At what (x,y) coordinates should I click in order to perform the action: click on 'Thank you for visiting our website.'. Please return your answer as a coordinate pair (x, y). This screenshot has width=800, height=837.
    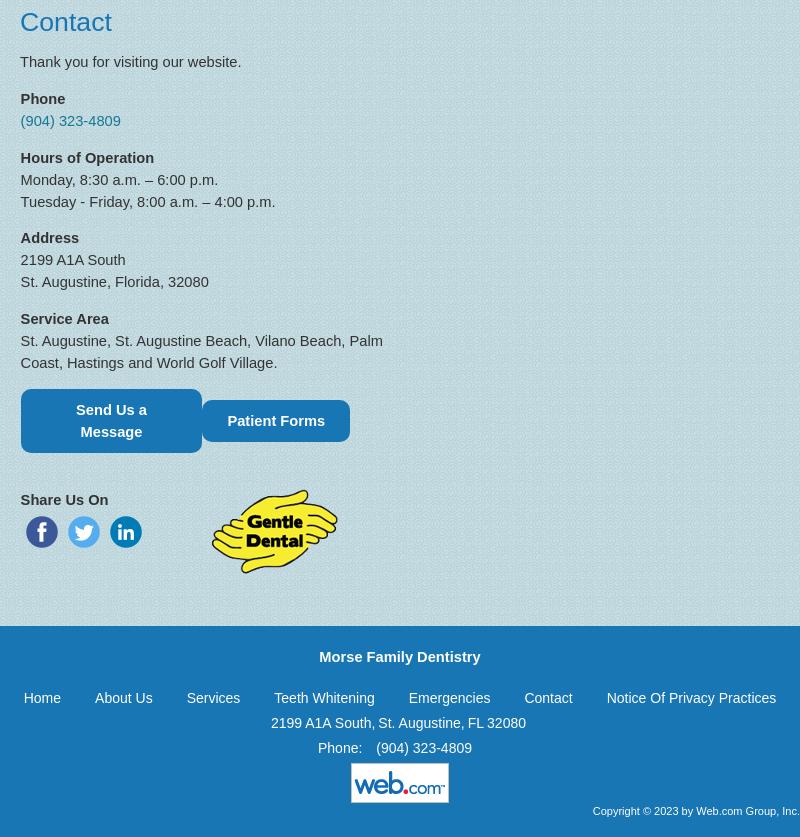
    Looking at the image, I should click on (20, 62).